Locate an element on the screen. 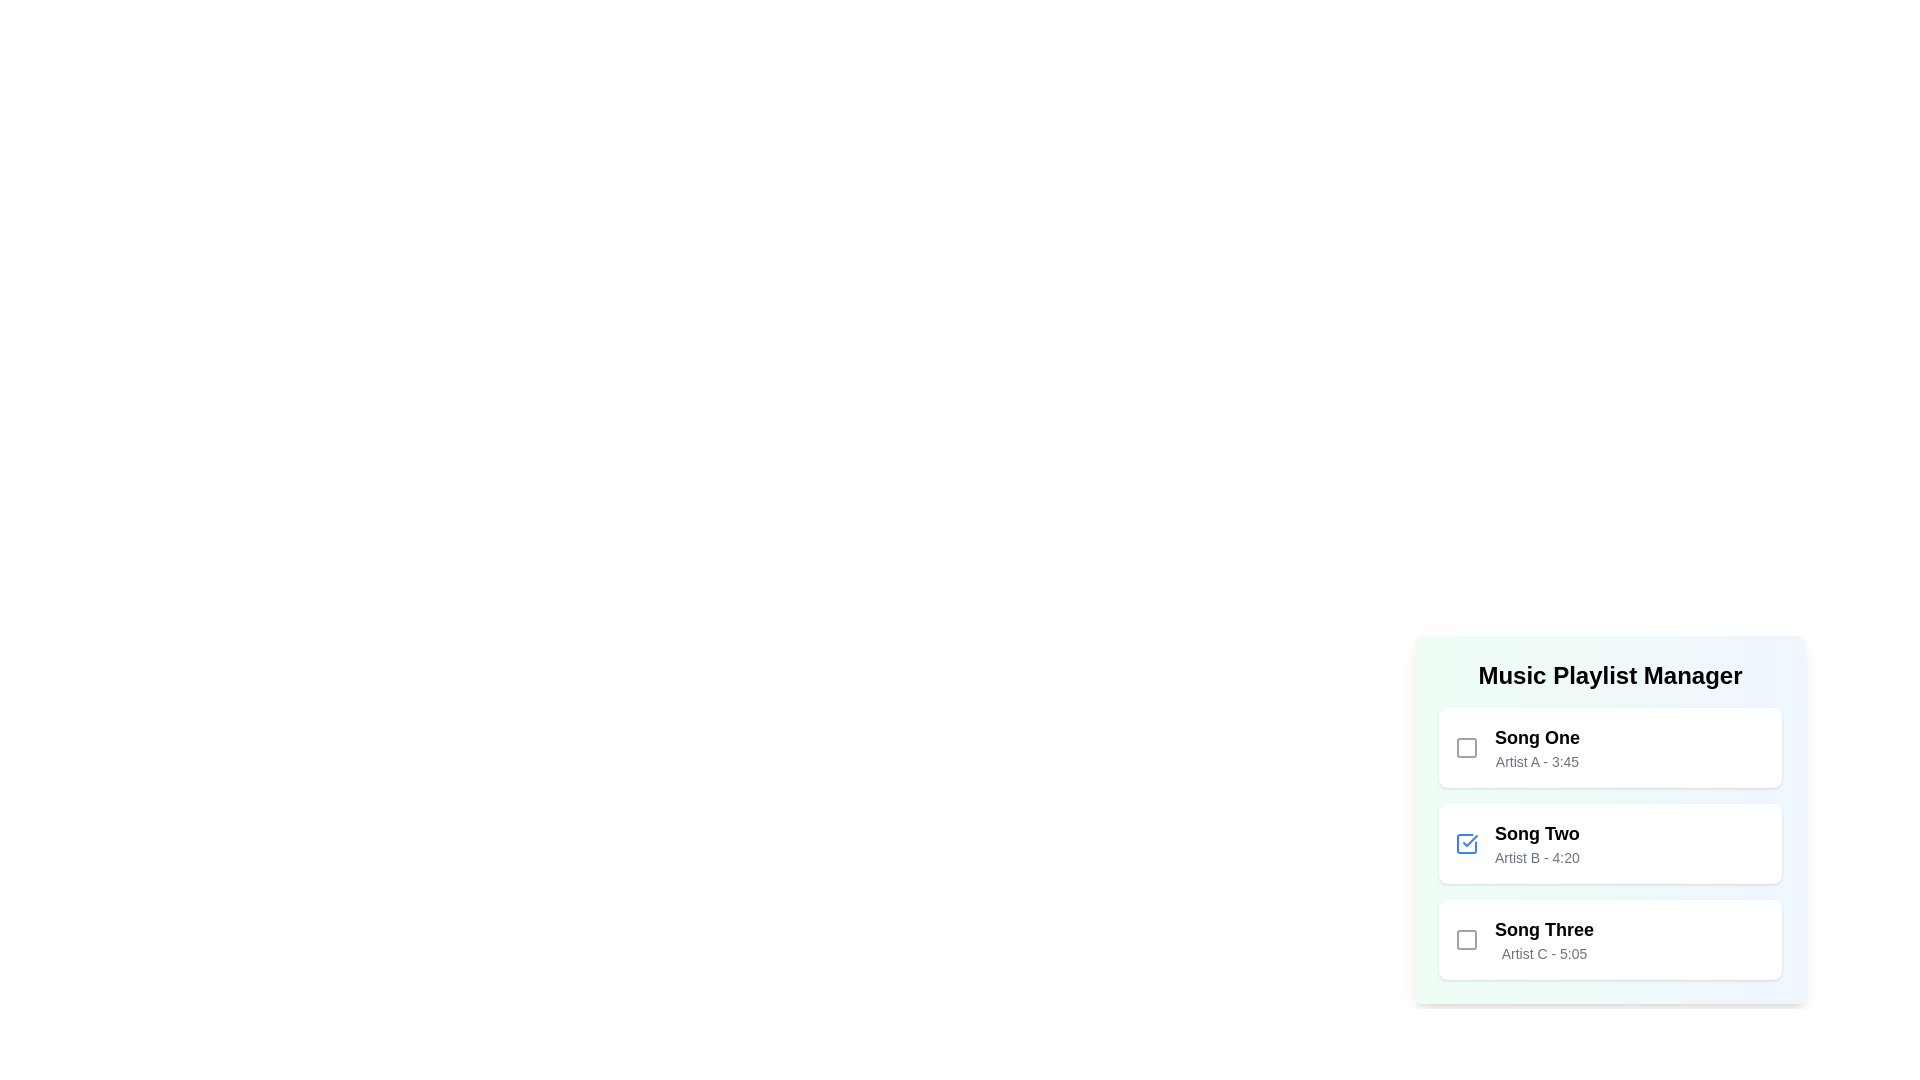 The height and width of the screenshot is (1080, 1920). the box containing the song title 'Song Three', artist 'Artist C', and duration '5:05' is located at coordinates (1610, 940).